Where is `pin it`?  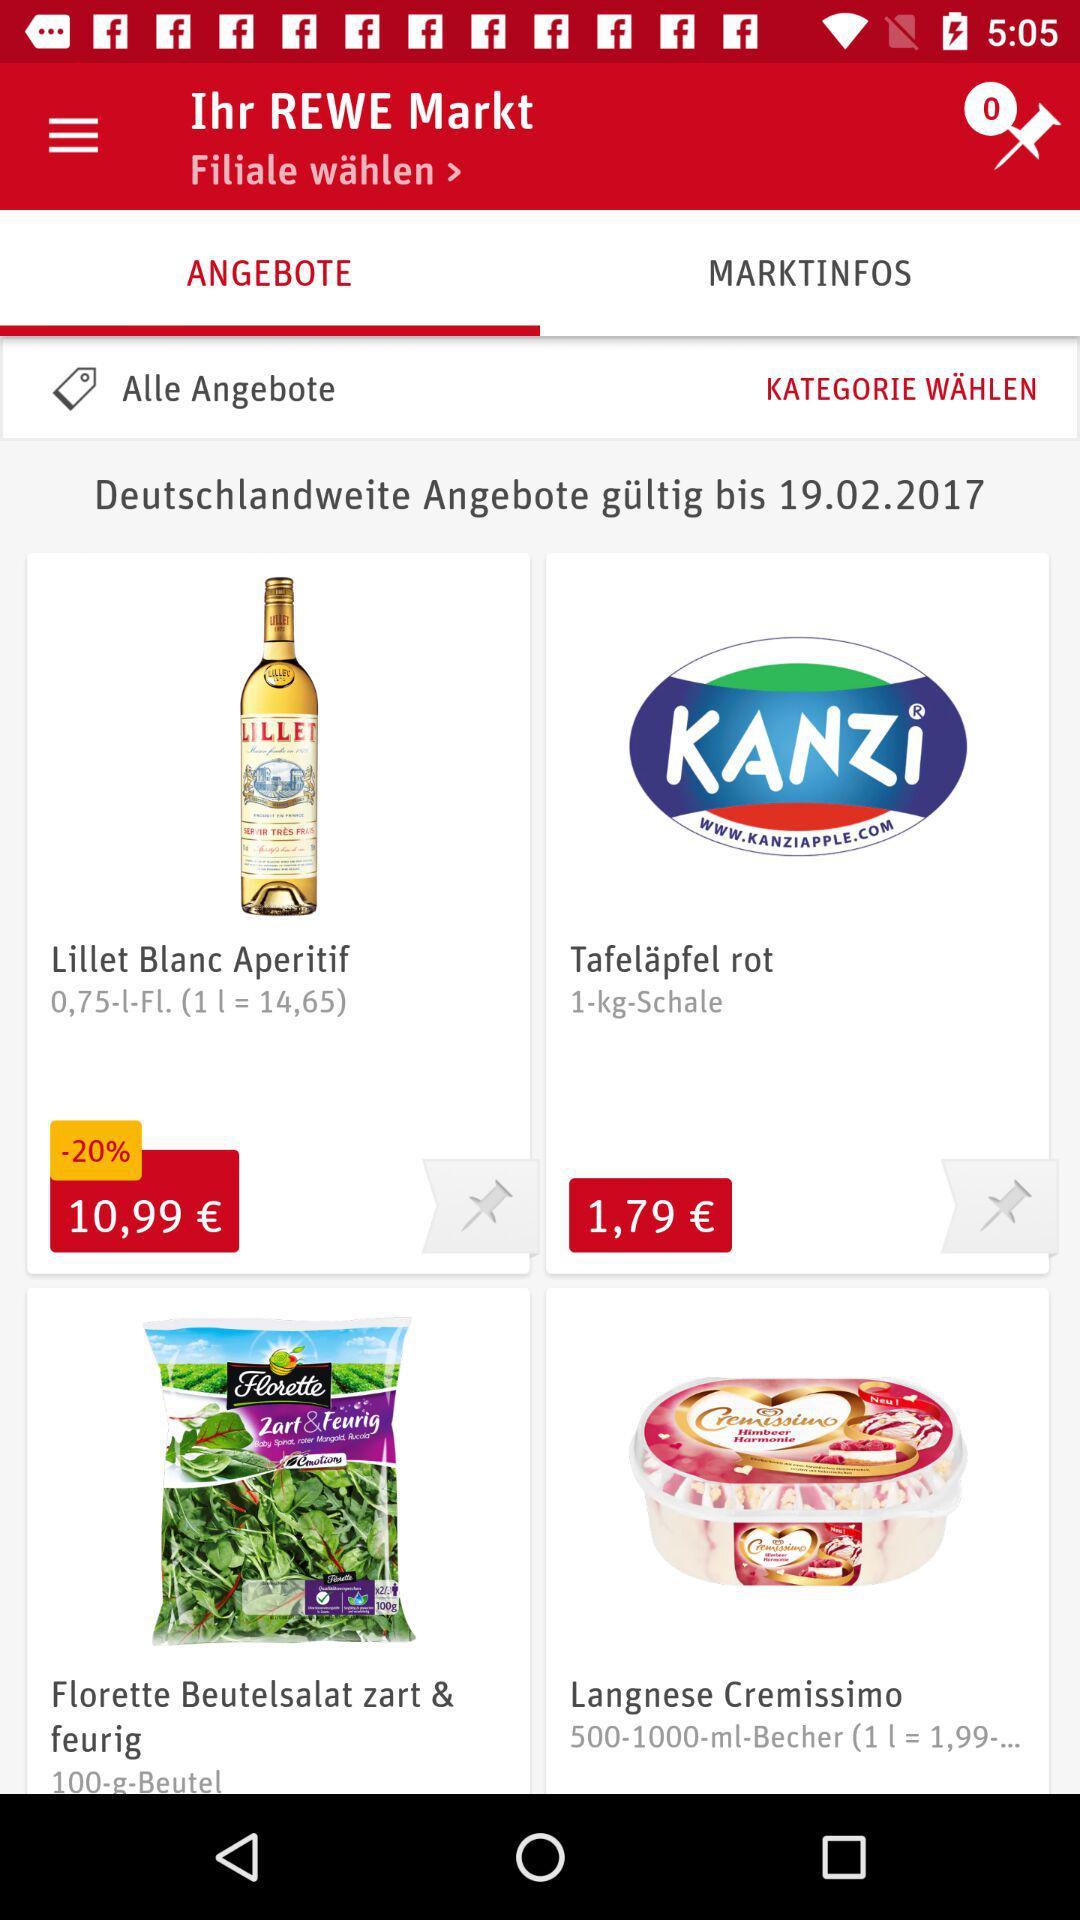
pin it is located at coordinates (480, 1208).